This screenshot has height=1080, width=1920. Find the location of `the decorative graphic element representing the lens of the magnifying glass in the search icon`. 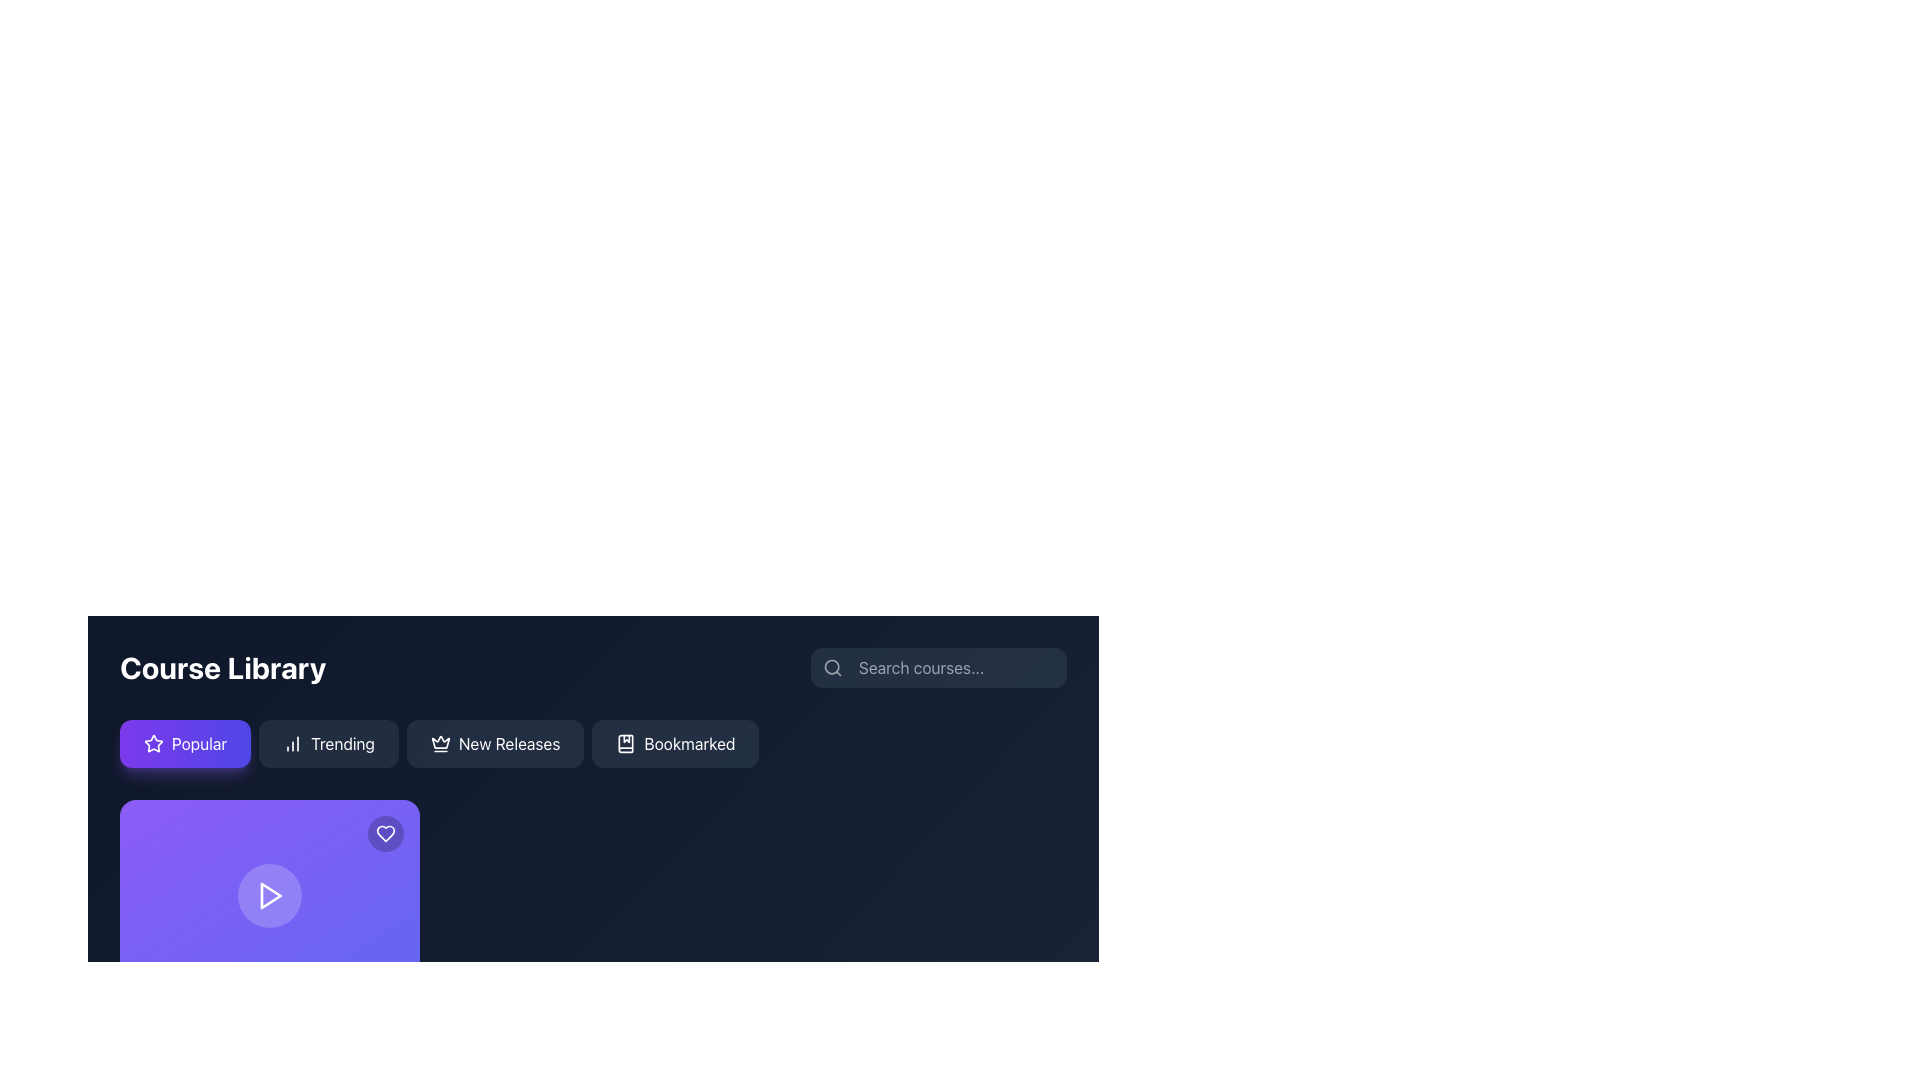

the decorative graphic element representing the lens of the magnifying glass in the search icon is located at coordinates (832, 667).